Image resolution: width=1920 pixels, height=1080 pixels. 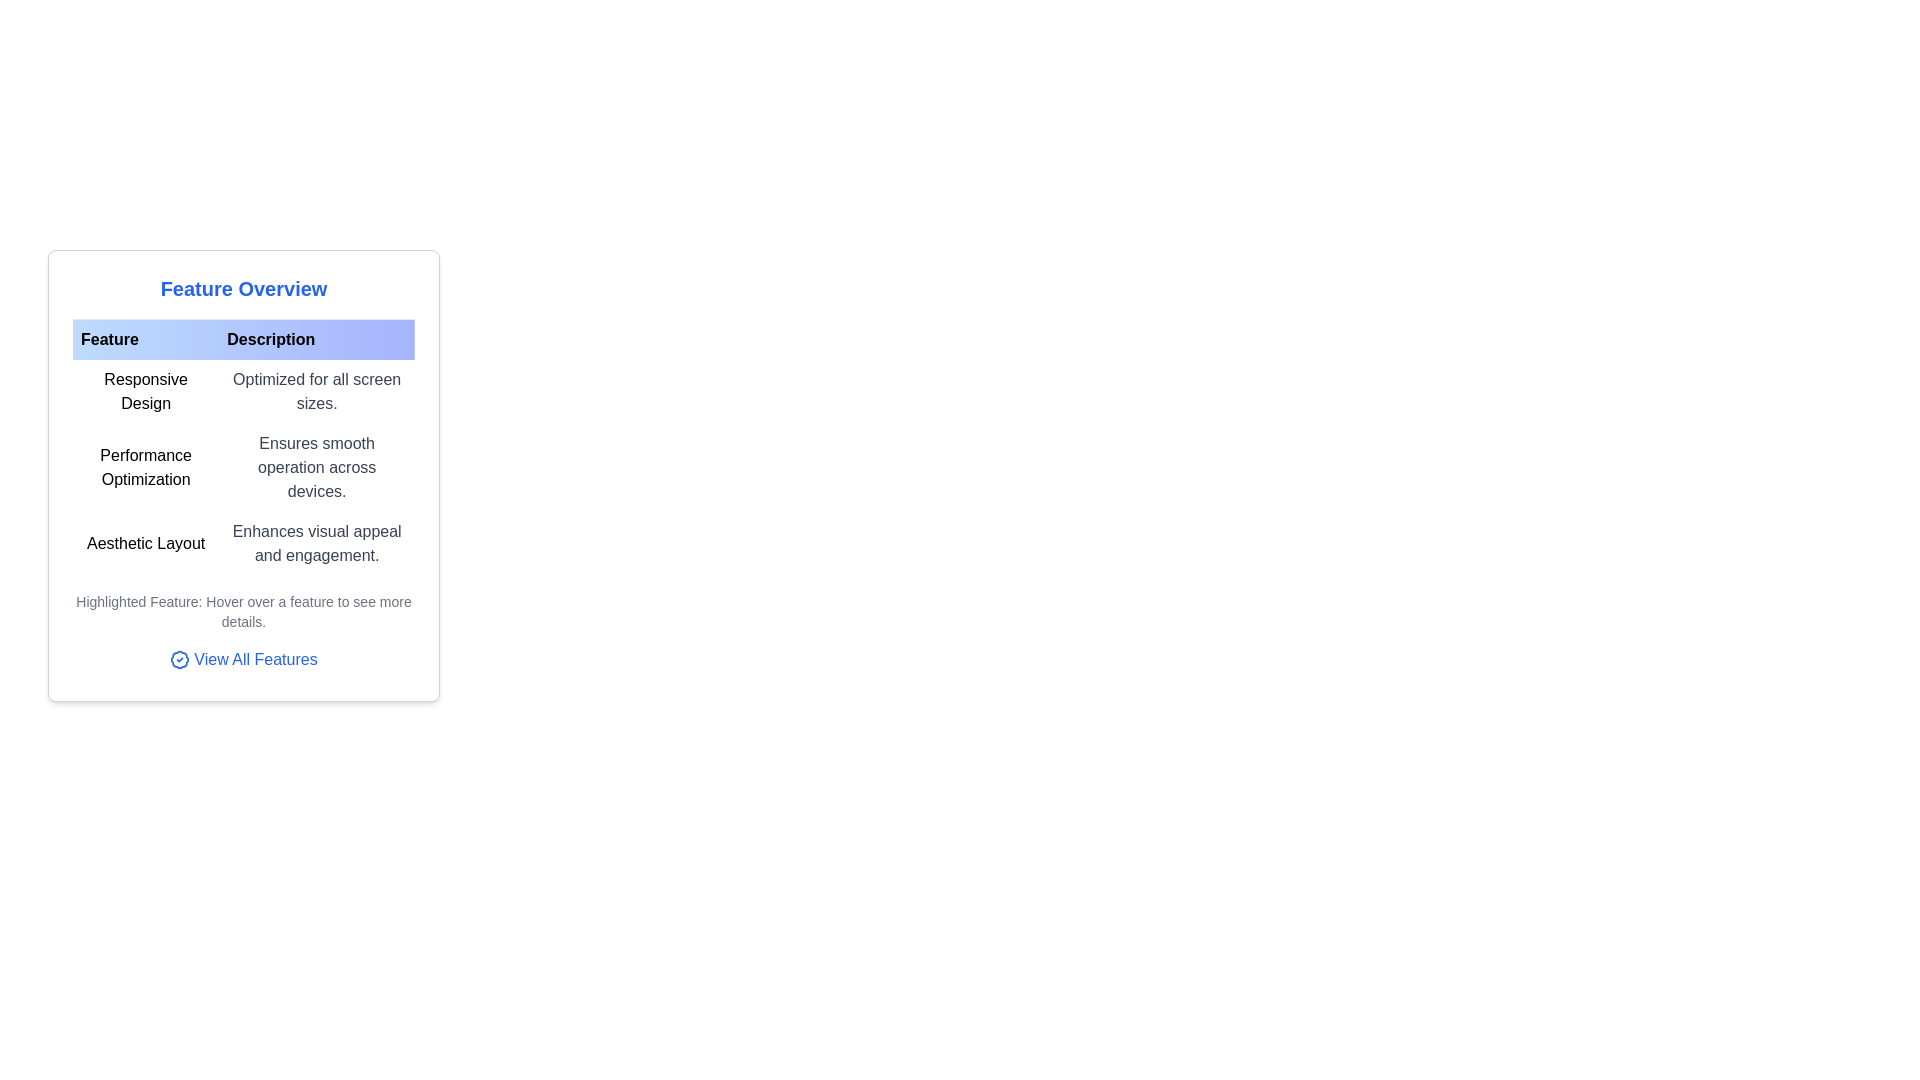 I want to click on the Text Block titled 'Aesthetic Layout' which describes 'Enhances visual appeal and engagement.' located in the bottom section of the layout, so click(x=243, y=543).